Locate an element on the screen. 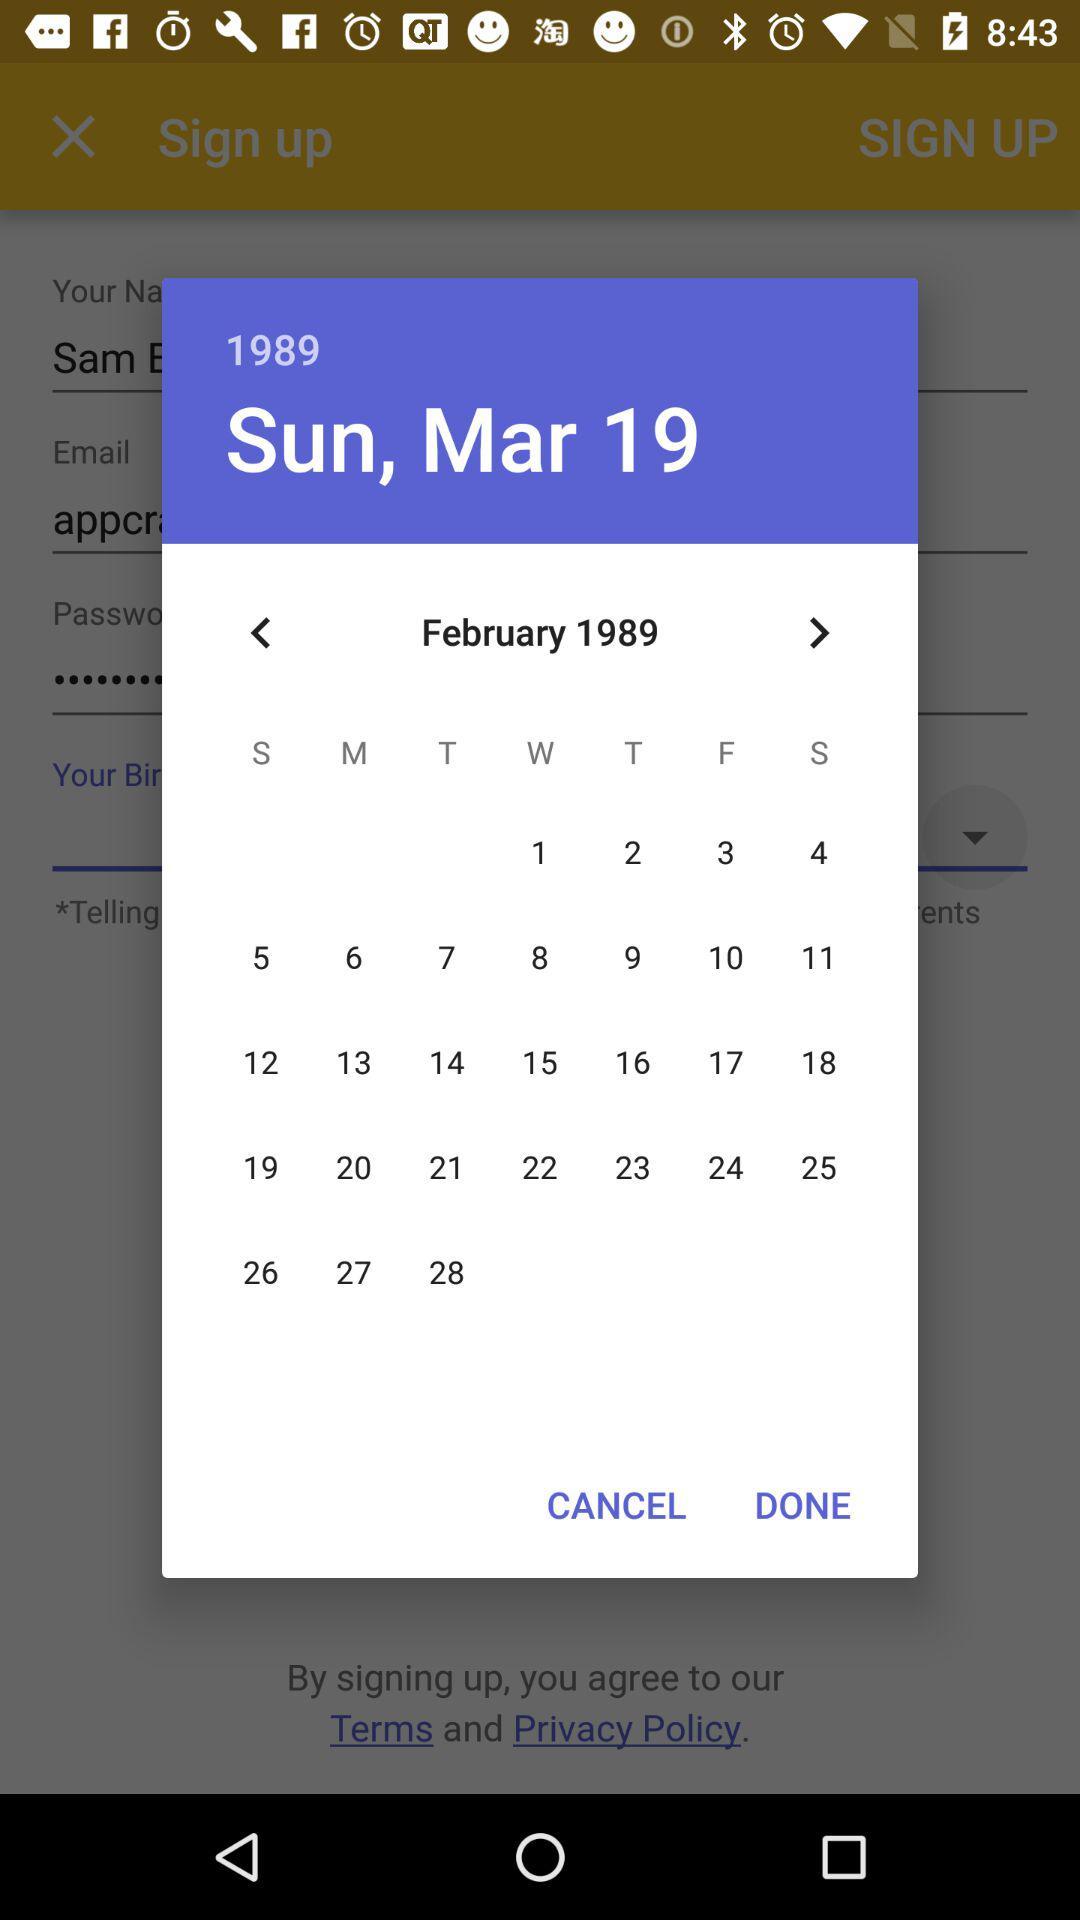 The width and height of the screenshot is (1080, 1920). icon at the top left corner is located at coordinates (260, 632).